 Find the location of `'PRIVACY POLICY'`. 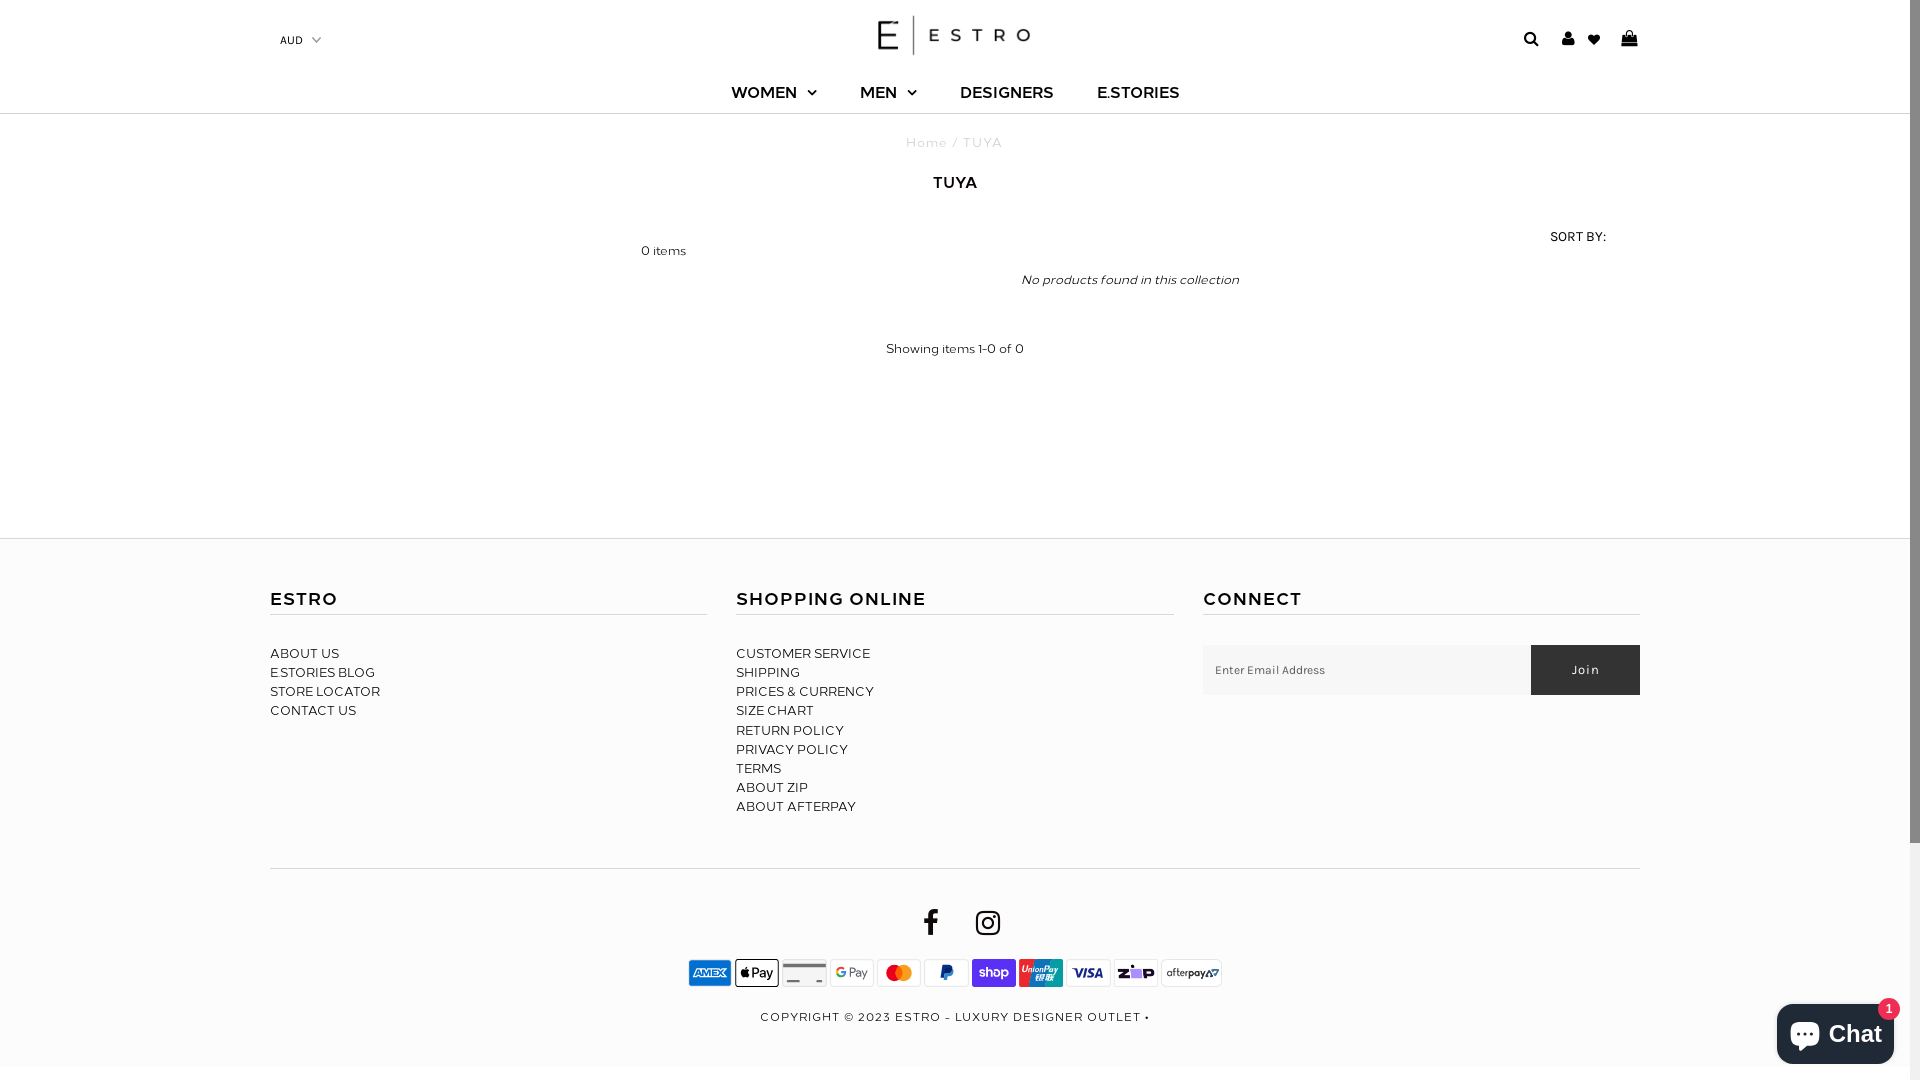

'PRIVACY POLICY' is located at coordinates (791, 749).